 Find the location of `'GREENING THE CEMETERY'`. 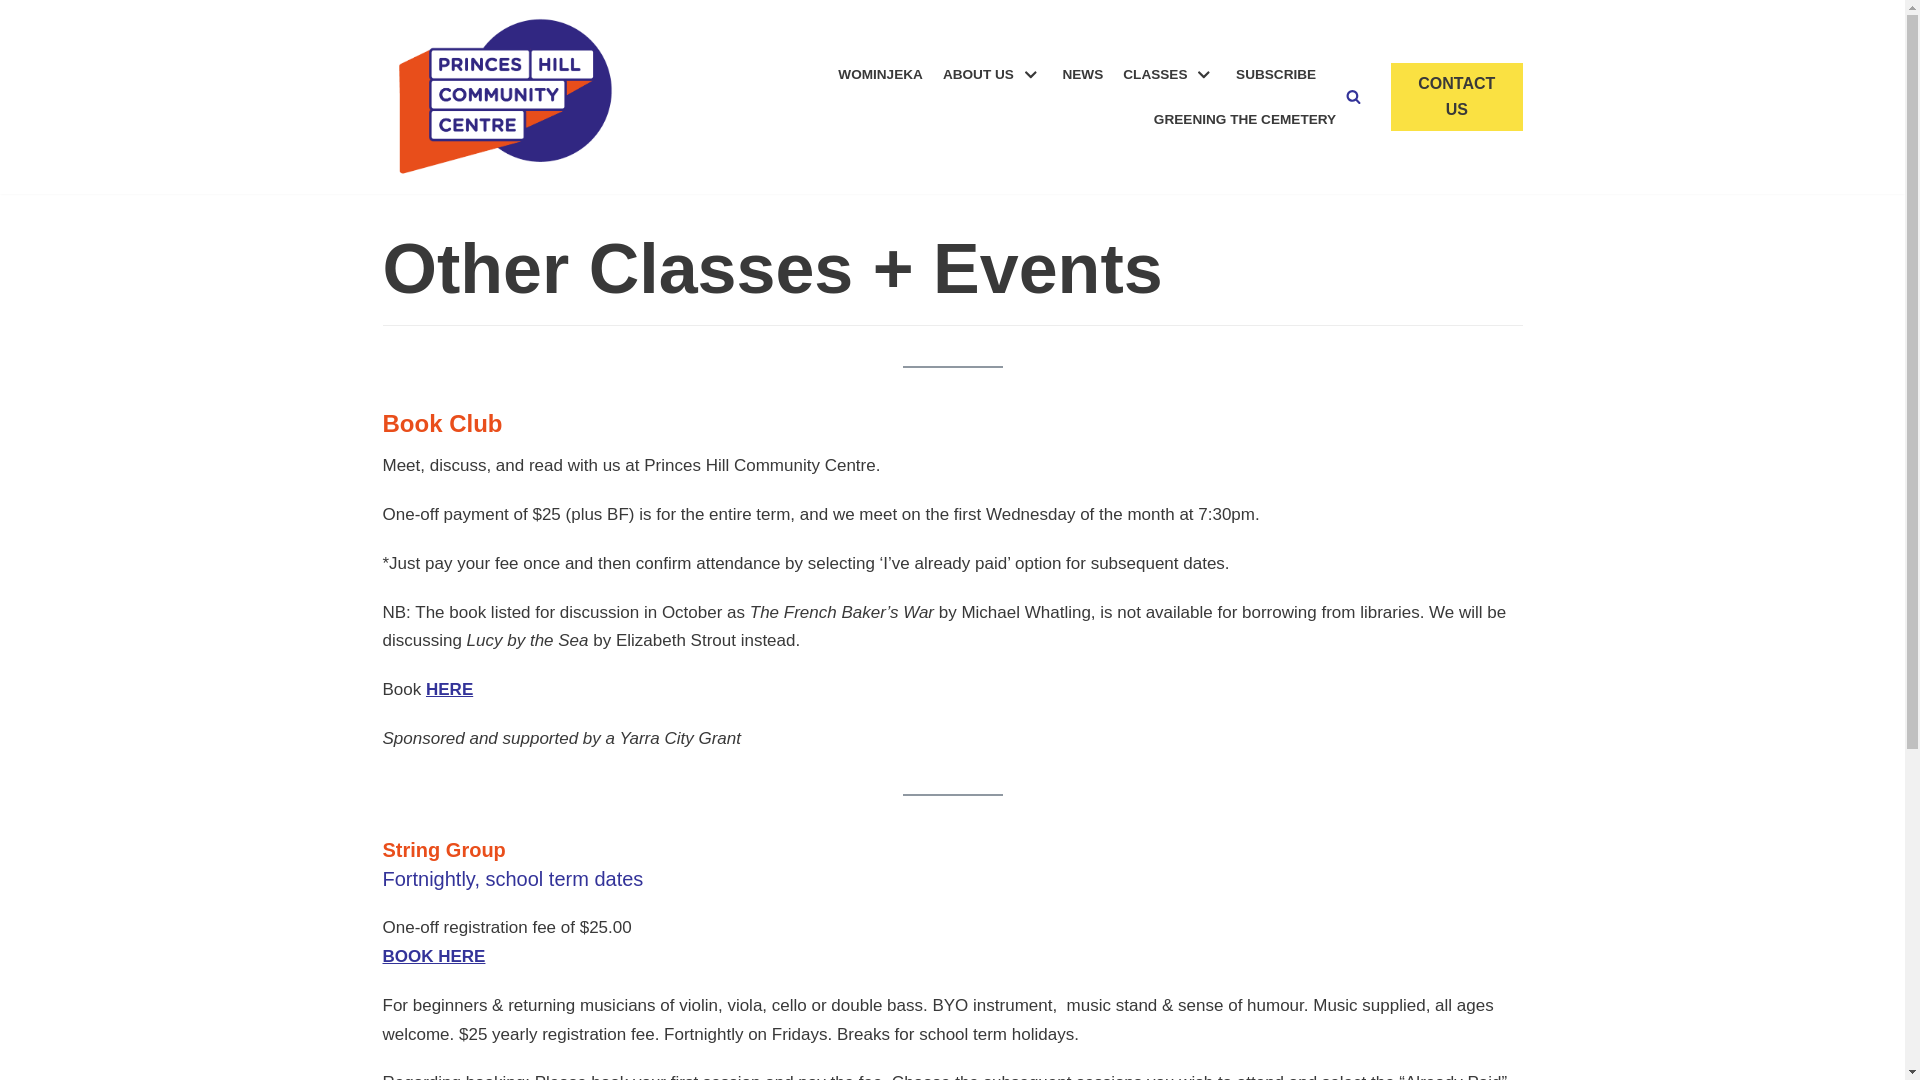

'GREENING THE CEMETERY' is located at coordinates (1243, 119).